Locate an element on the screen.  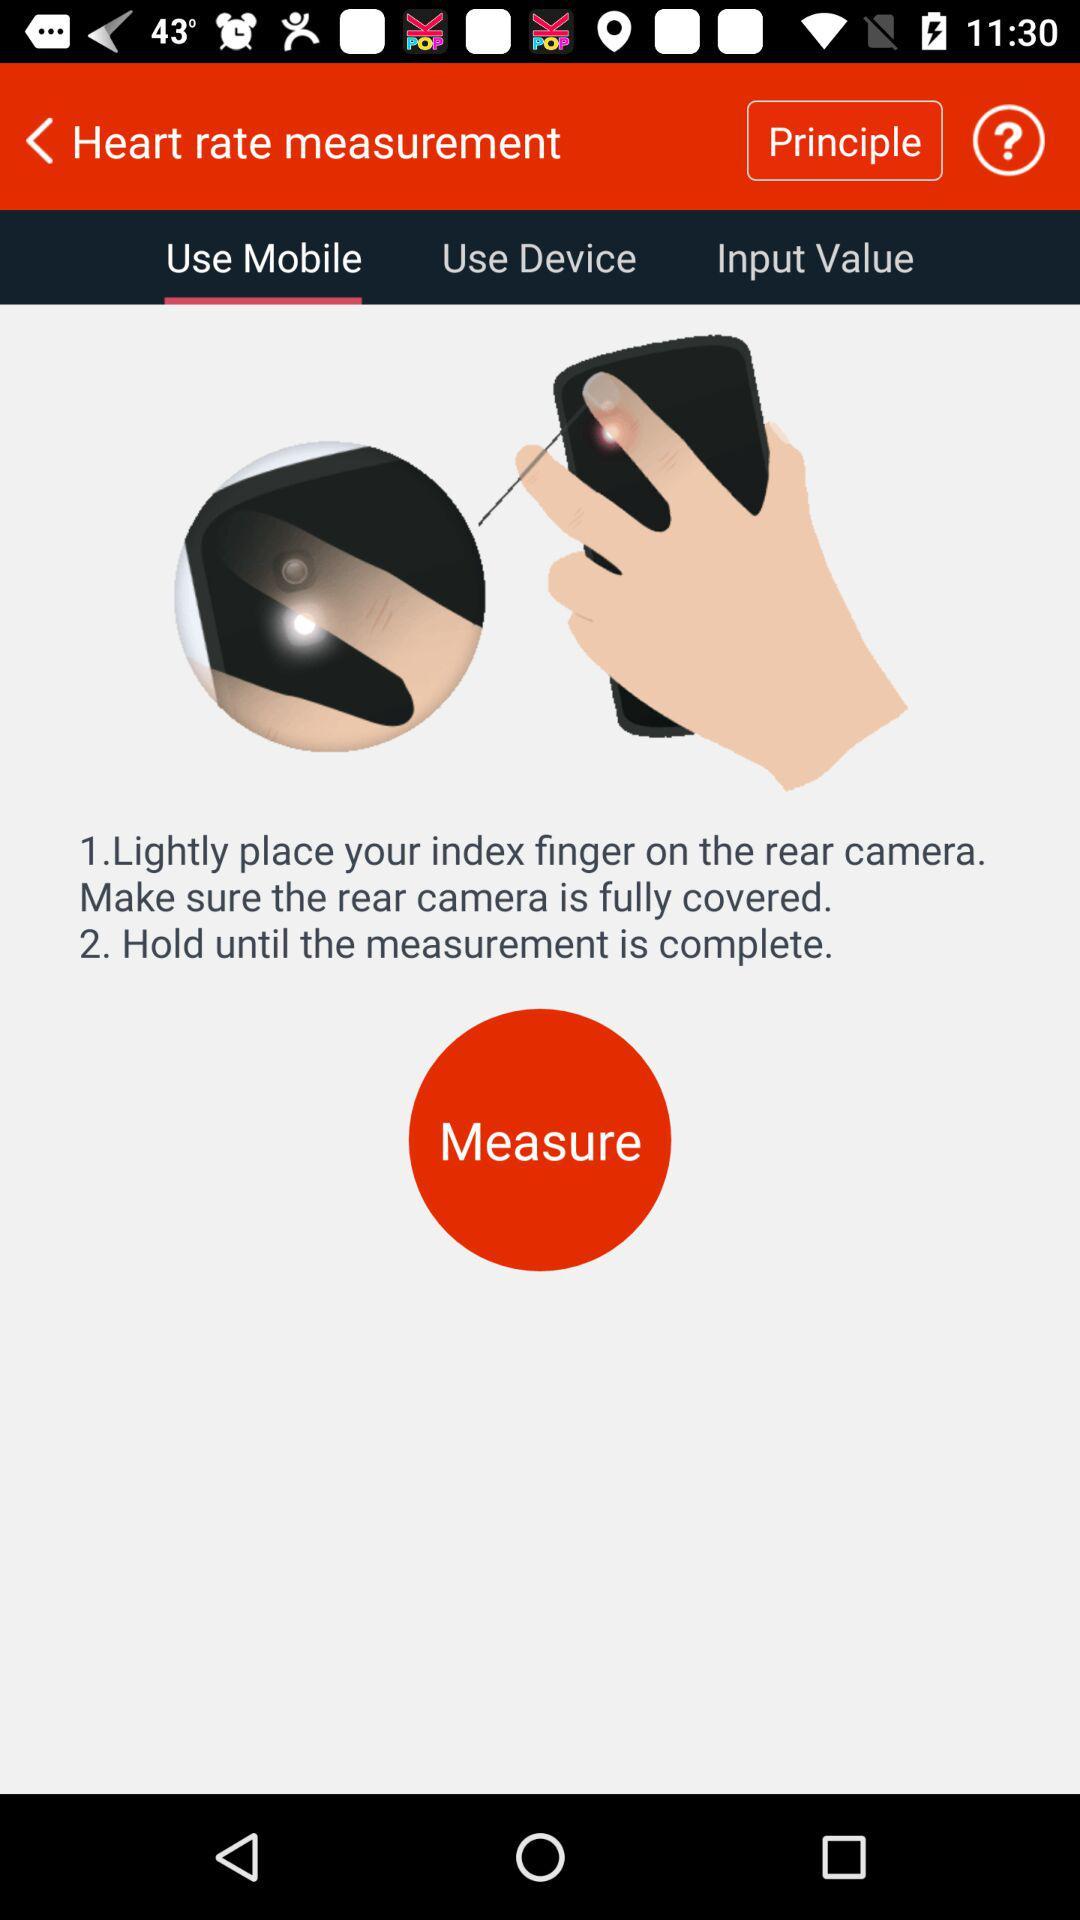
icon to the right of the heart rate measurement icon is located at coordinates (844, 139).